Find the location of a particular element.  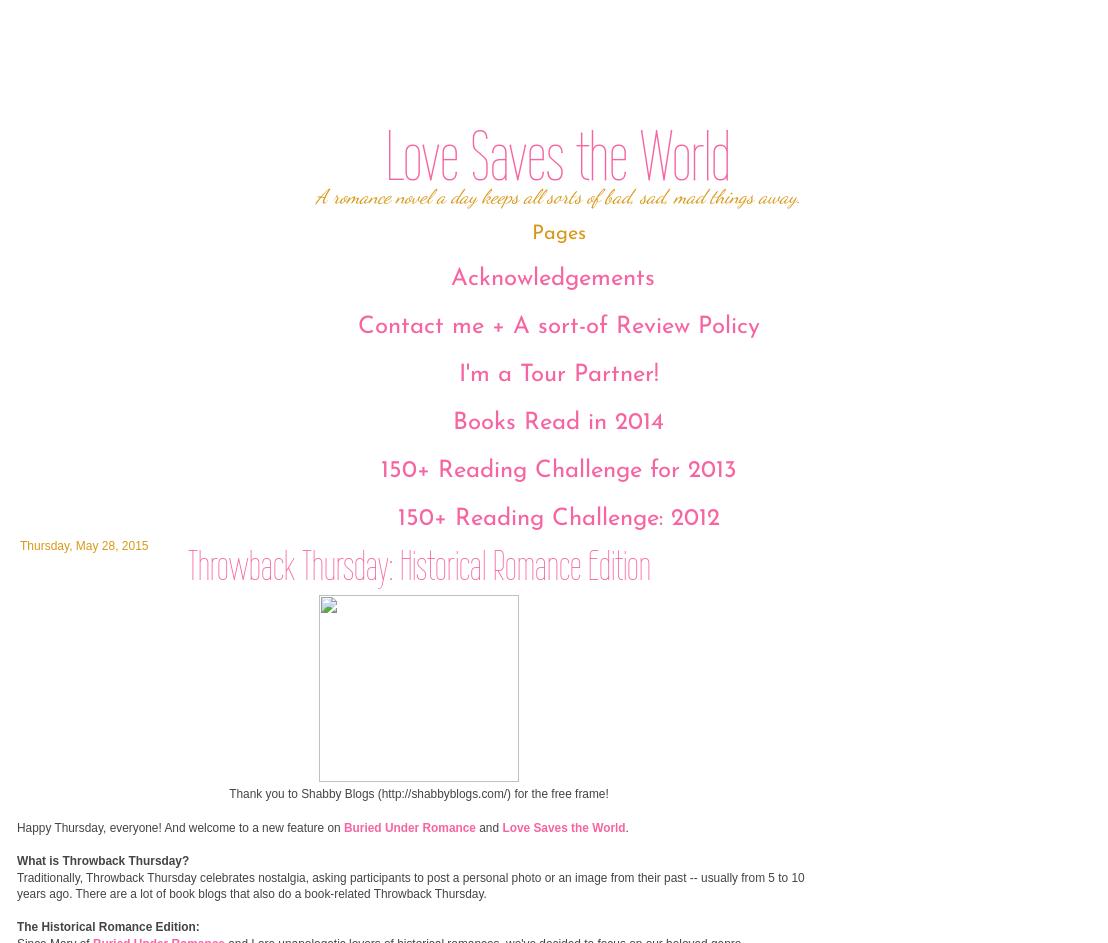

'Thursday, May 28, 2015' is located at coordinates (82, 544).